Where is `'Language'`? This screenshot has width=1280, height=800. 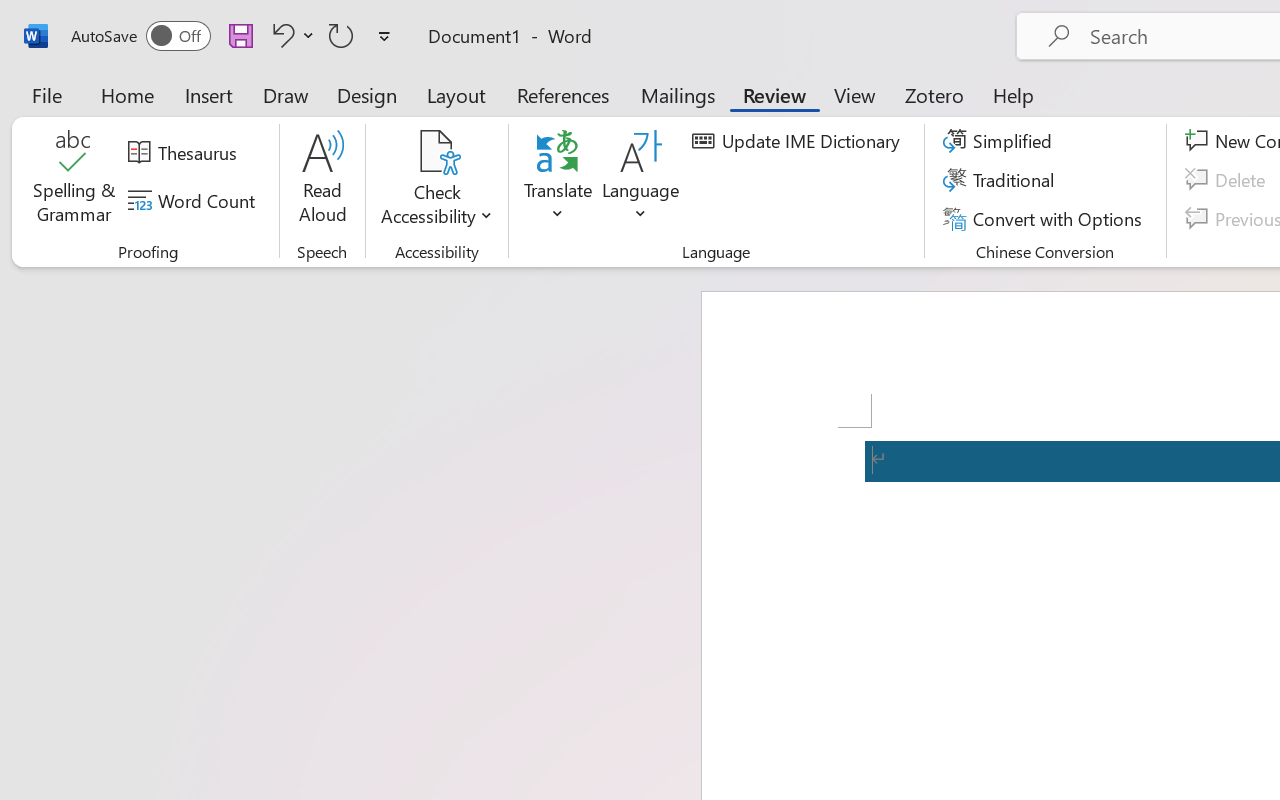
'Language' is located at coordinates (641, 179).